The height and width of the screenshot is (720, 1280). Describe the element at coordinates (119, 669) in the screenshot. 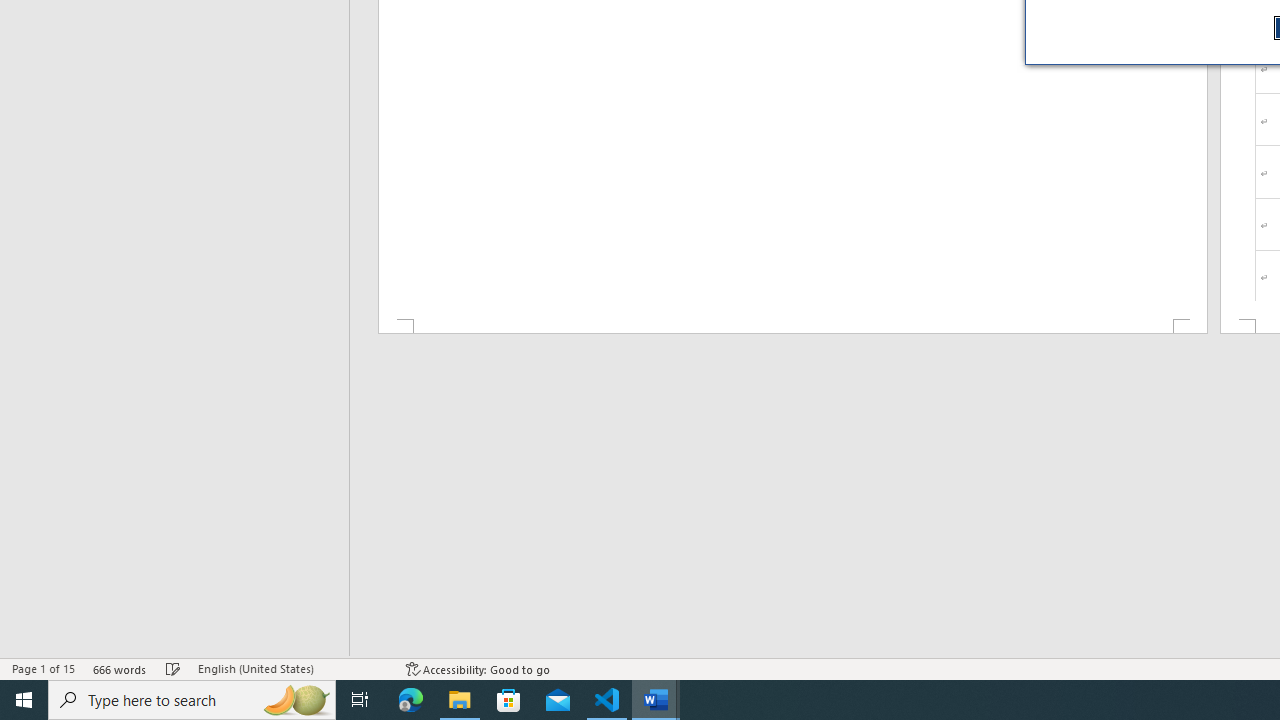

I see `'Word Count 666 words'` at that location.